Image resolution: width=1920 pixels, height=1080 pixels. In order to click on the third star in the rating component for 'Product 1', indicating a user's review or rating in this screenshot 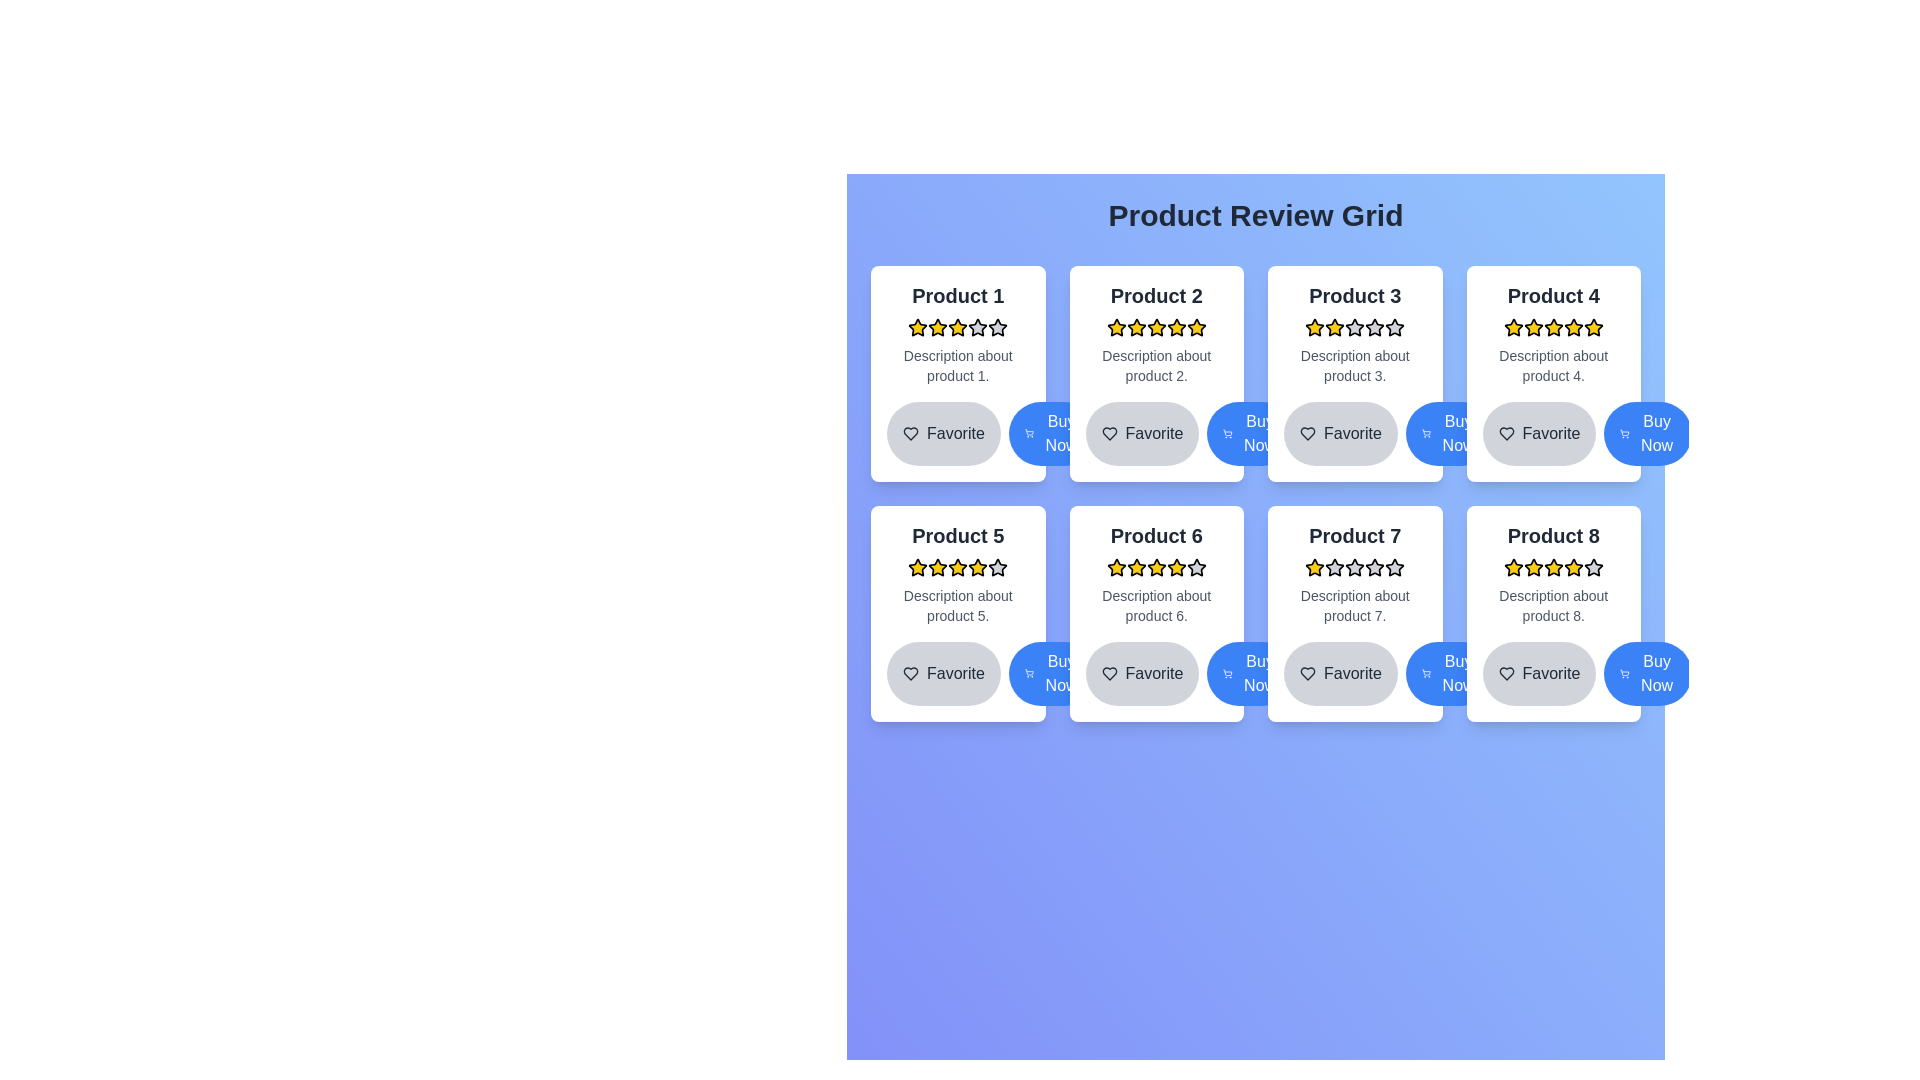, I will do `click(937, 326)`.